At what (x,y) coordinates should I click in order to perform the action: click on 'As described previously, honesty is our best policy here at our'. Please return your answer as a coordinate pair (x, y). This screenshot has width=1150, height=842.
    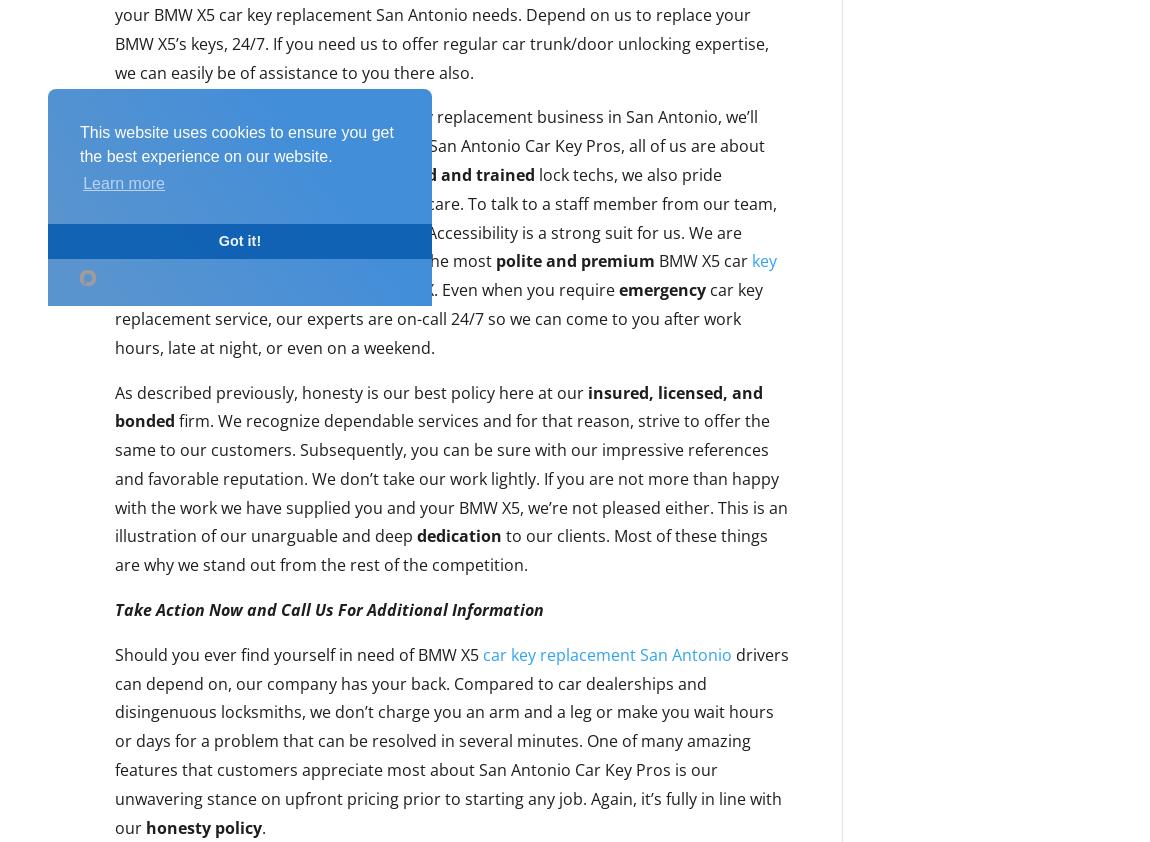
    Looking at the image, I should click on (351, 392).